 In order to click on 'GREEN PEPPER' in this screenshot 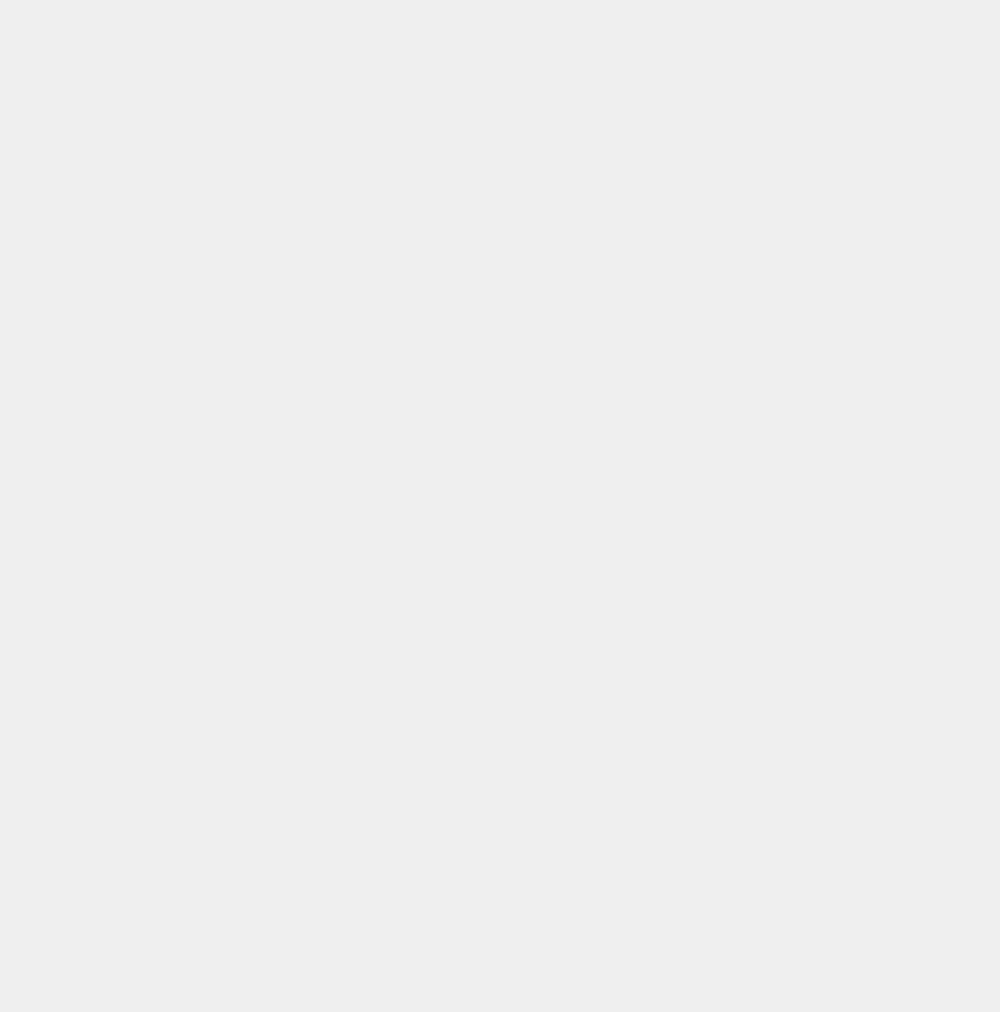, I will do `click(122, 721)`.